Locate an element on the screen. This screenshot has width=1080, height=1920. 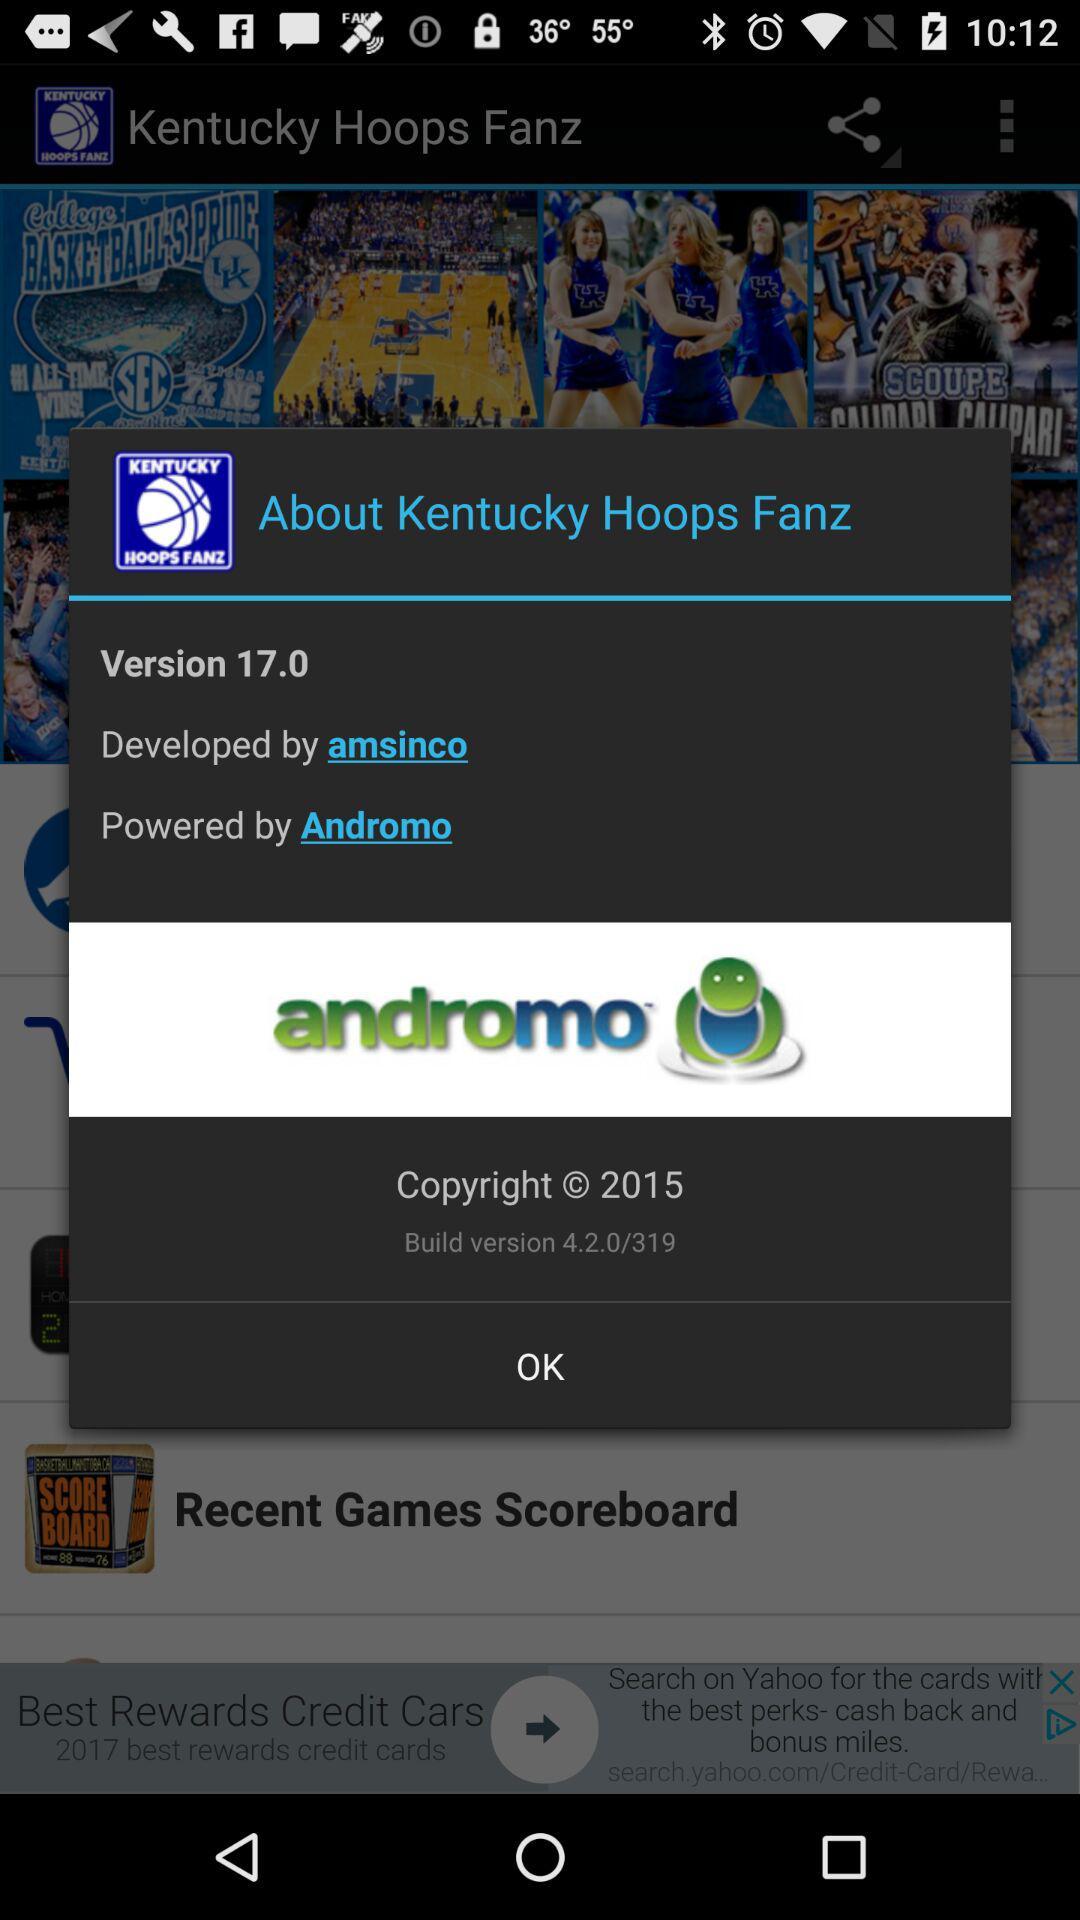
the developed by amsinco icon is located at coordinates (540, 757).